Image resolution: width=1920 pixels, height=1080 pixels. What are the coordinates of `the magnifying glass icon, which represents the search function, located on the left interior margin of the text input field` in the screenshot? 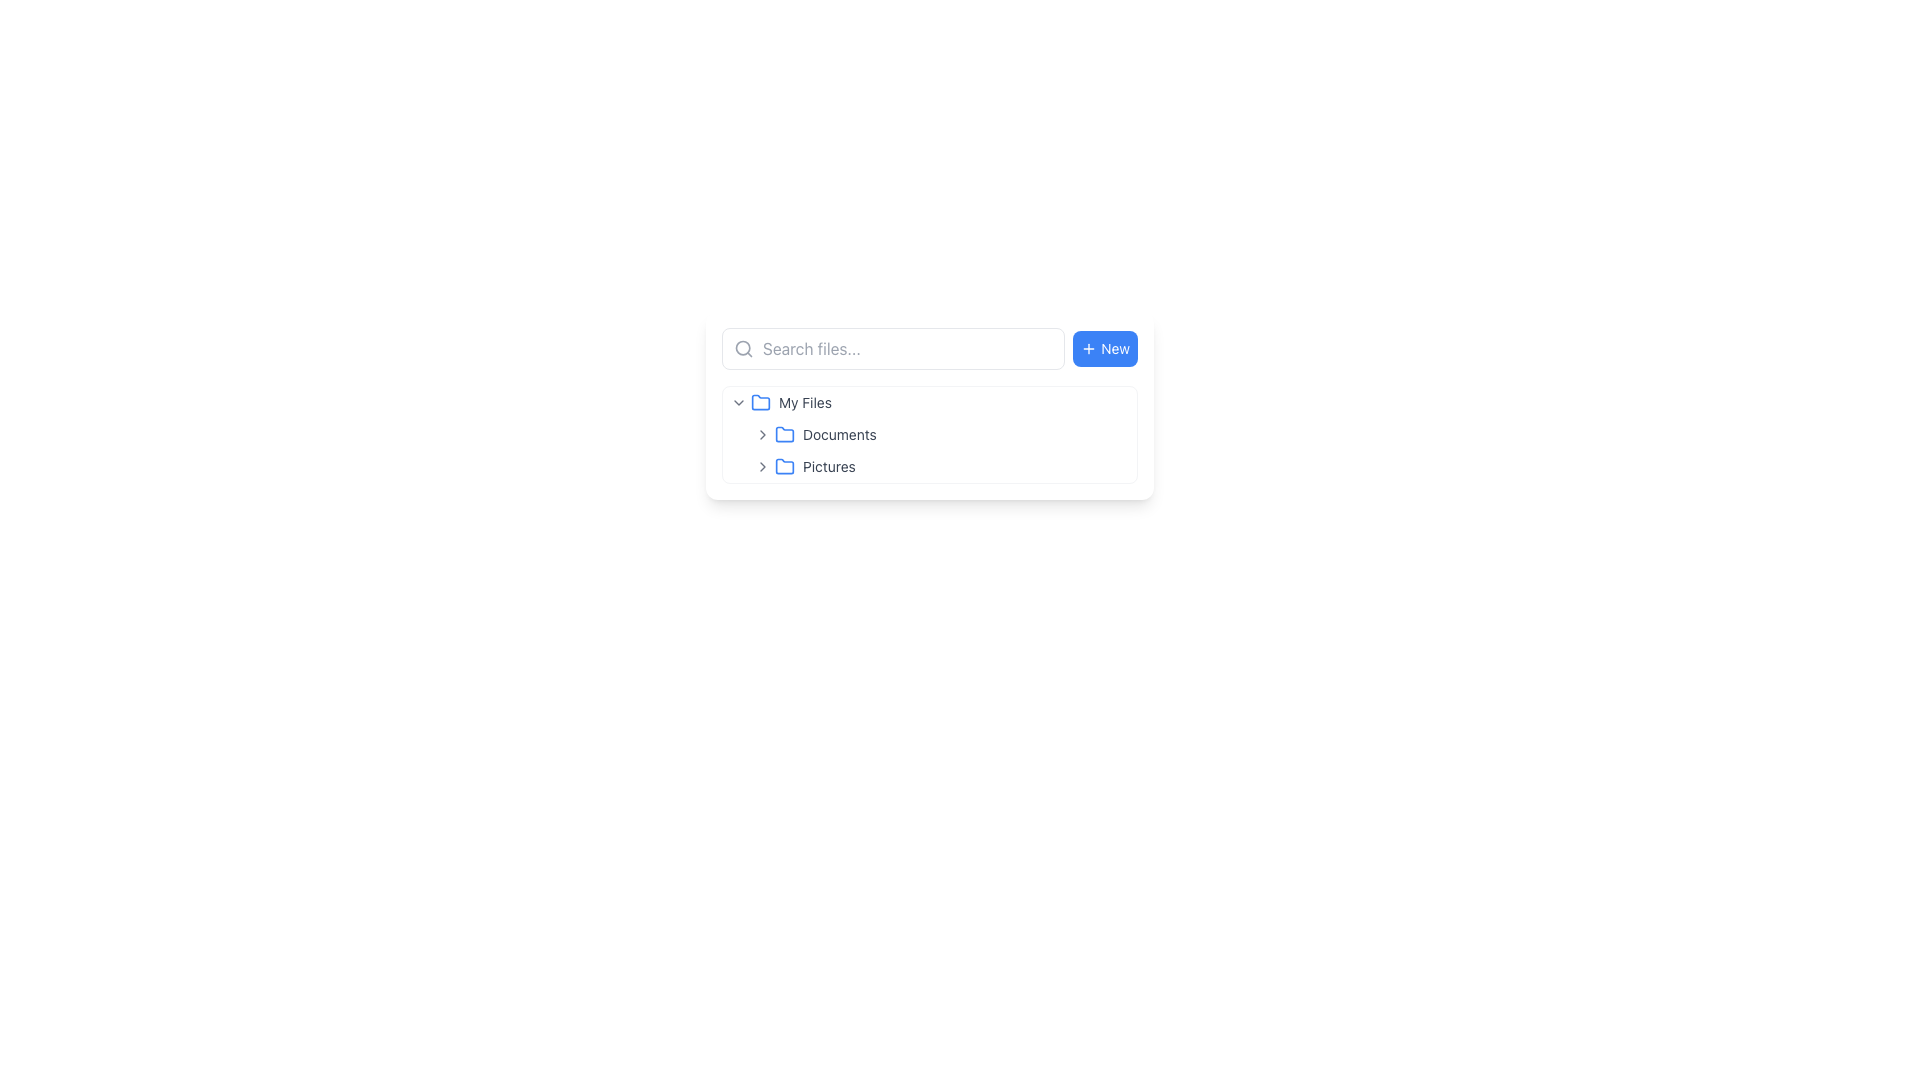 It's located at (743, 347).